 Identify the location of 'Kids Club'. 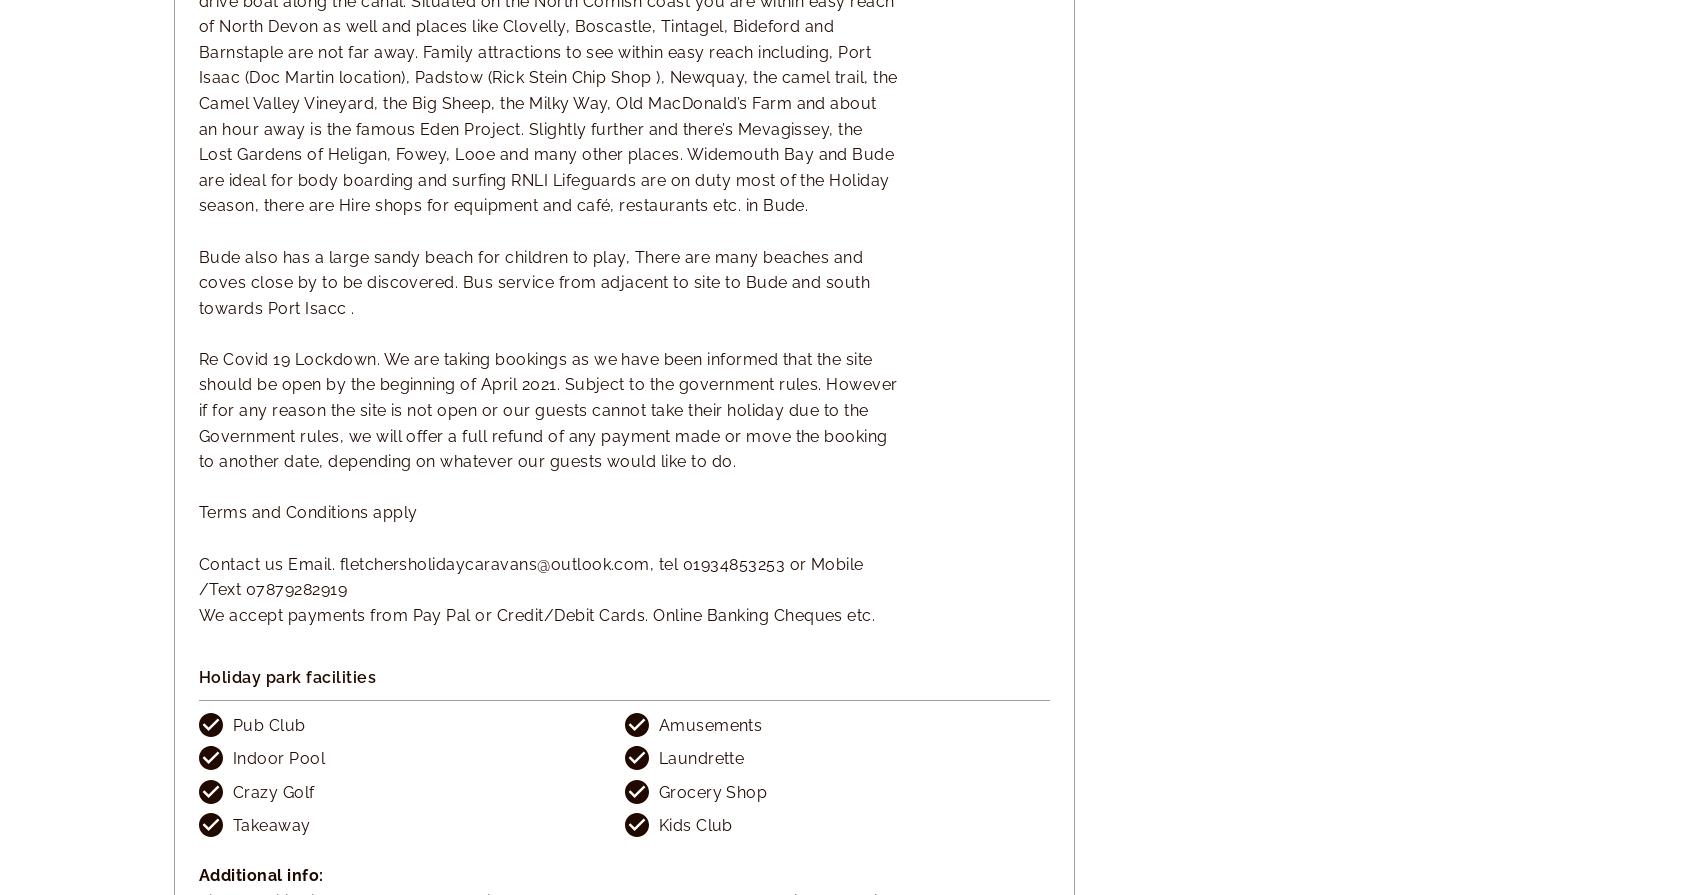
(694, 824).